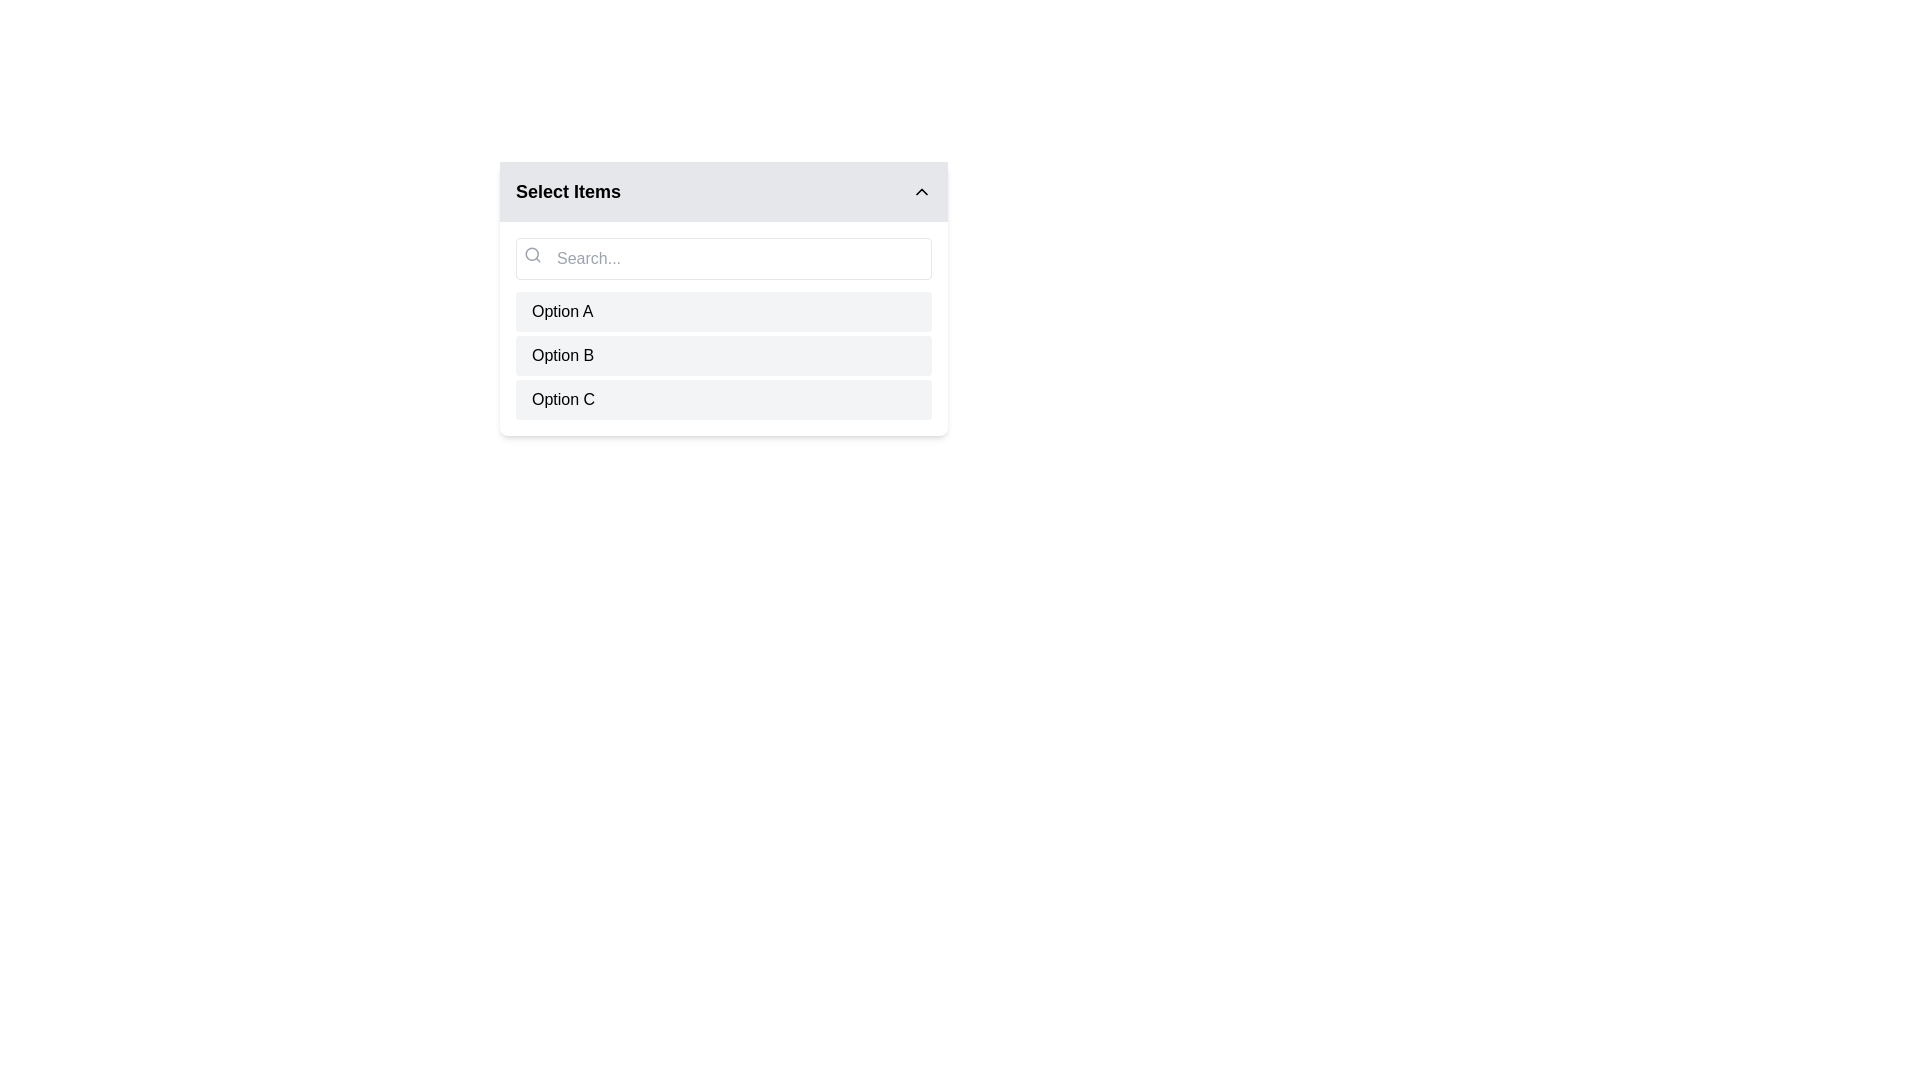 This screenshot has height=1080, width=1920. What do you see at coordinates (723, 327) in the screenshot?
I see `the list of selectable items containing 'Option A', 'Option B', and 'Option C' to activate keyboard interaction` at bounding box center [723, 327].